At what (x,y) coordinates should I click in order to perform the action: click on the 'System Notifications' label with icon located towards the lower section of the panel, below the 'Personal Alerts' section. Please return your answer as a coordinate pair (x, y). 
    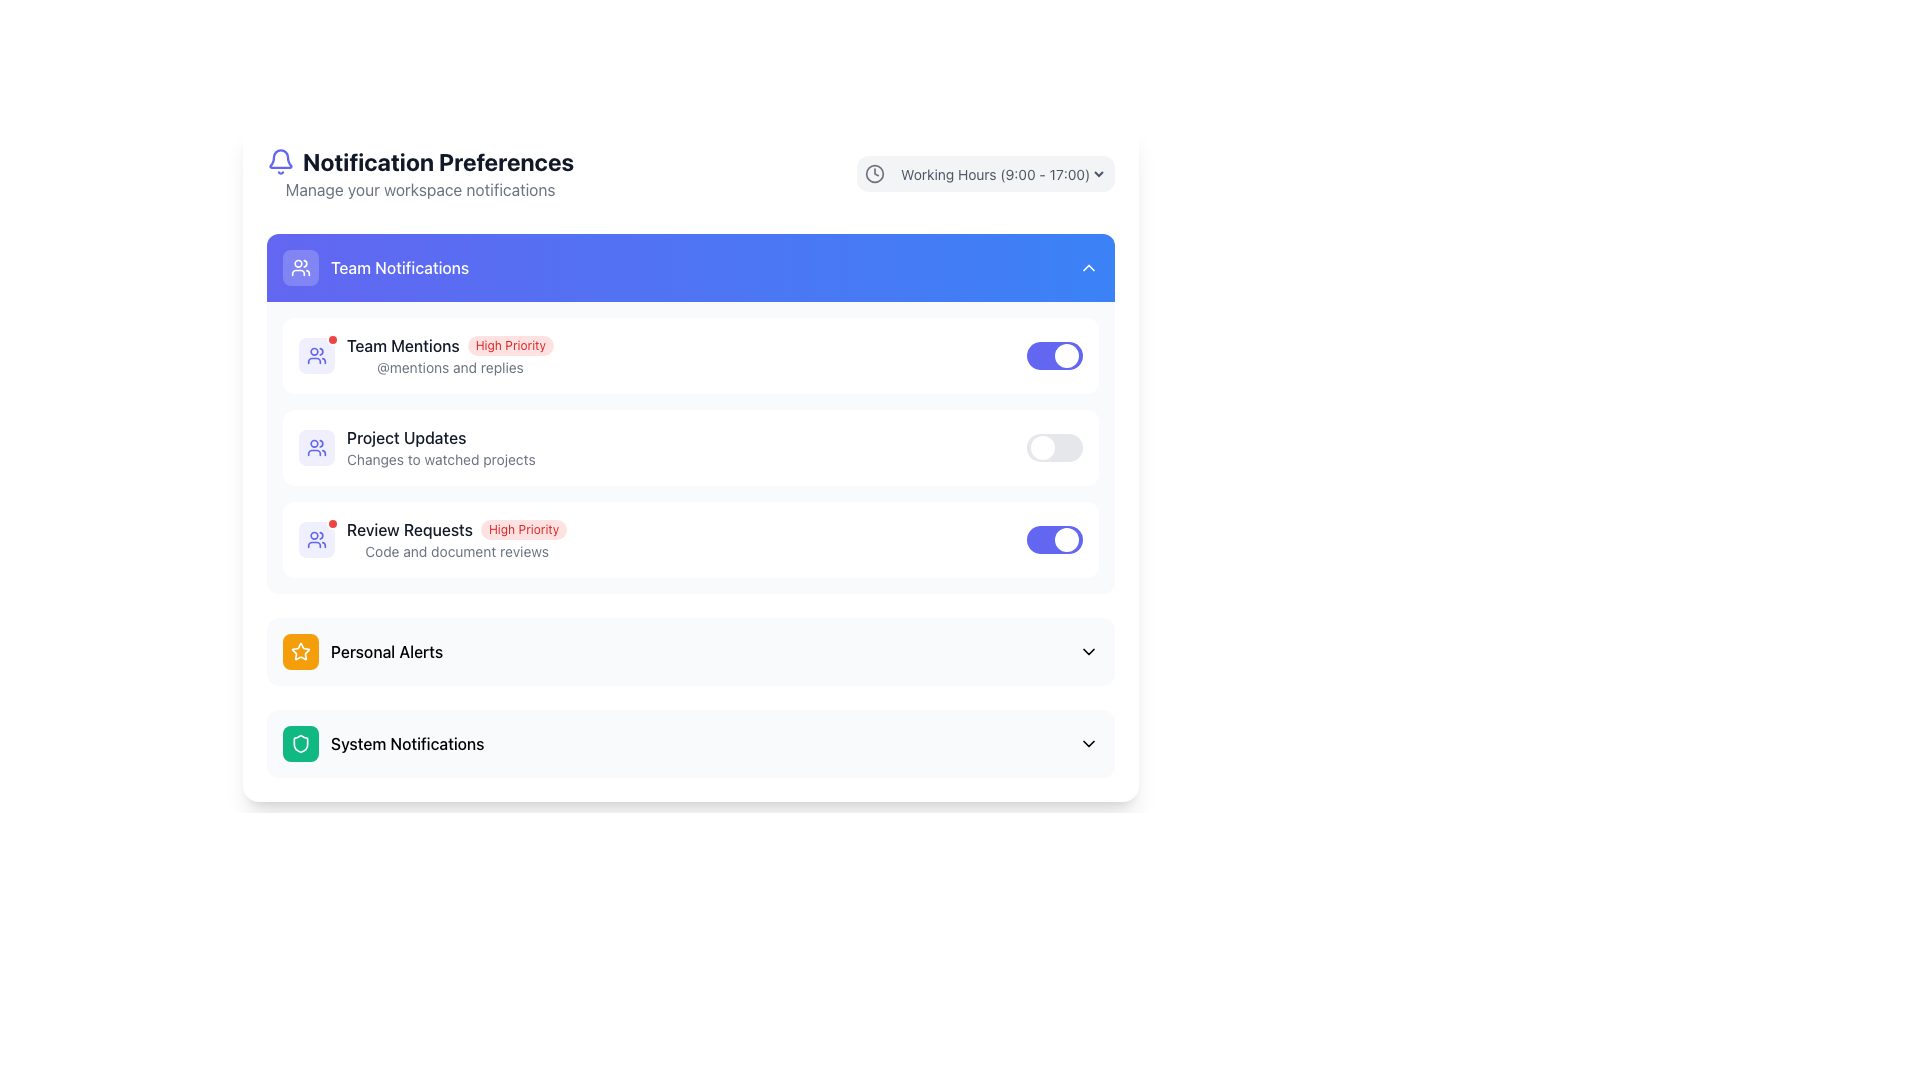
    Looking at the image, I should click on (383, 744).